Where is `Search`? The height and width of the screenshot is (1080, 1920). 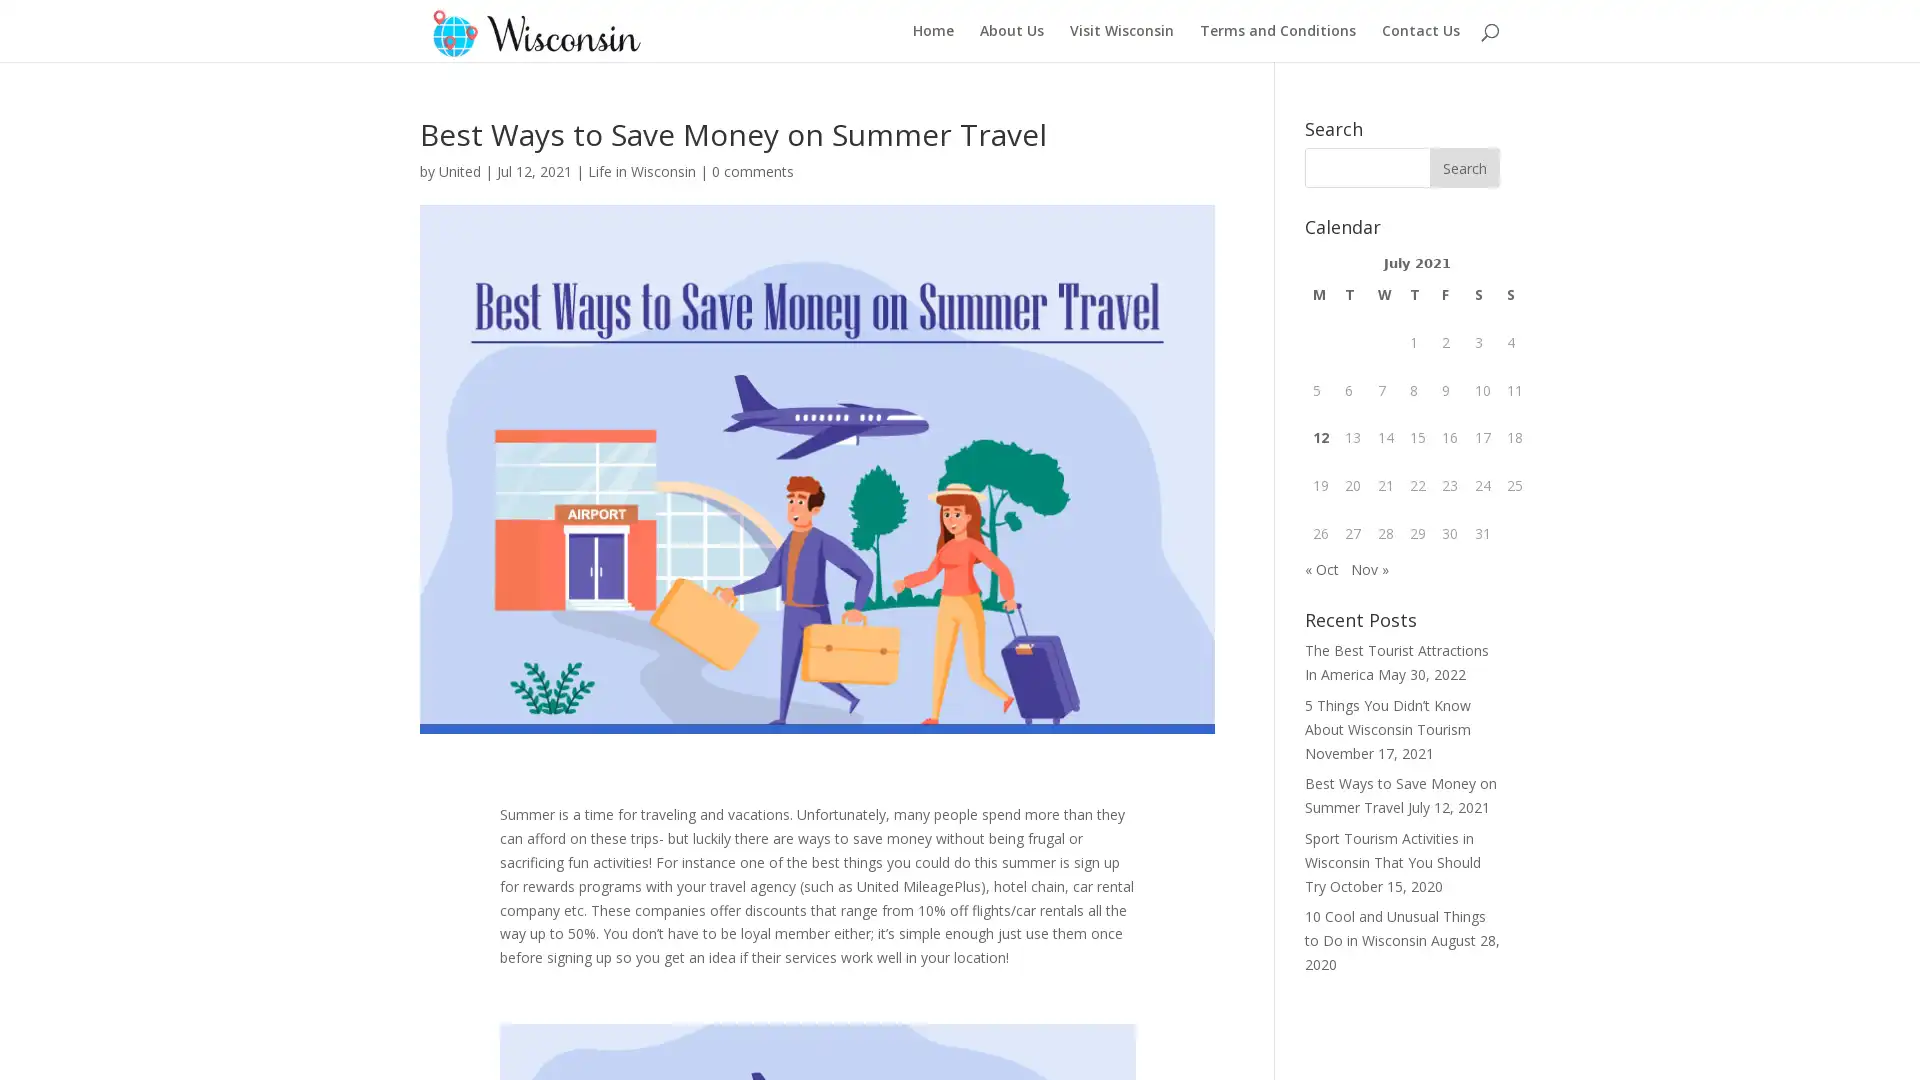 Search is located at coordinates (1464, 167).